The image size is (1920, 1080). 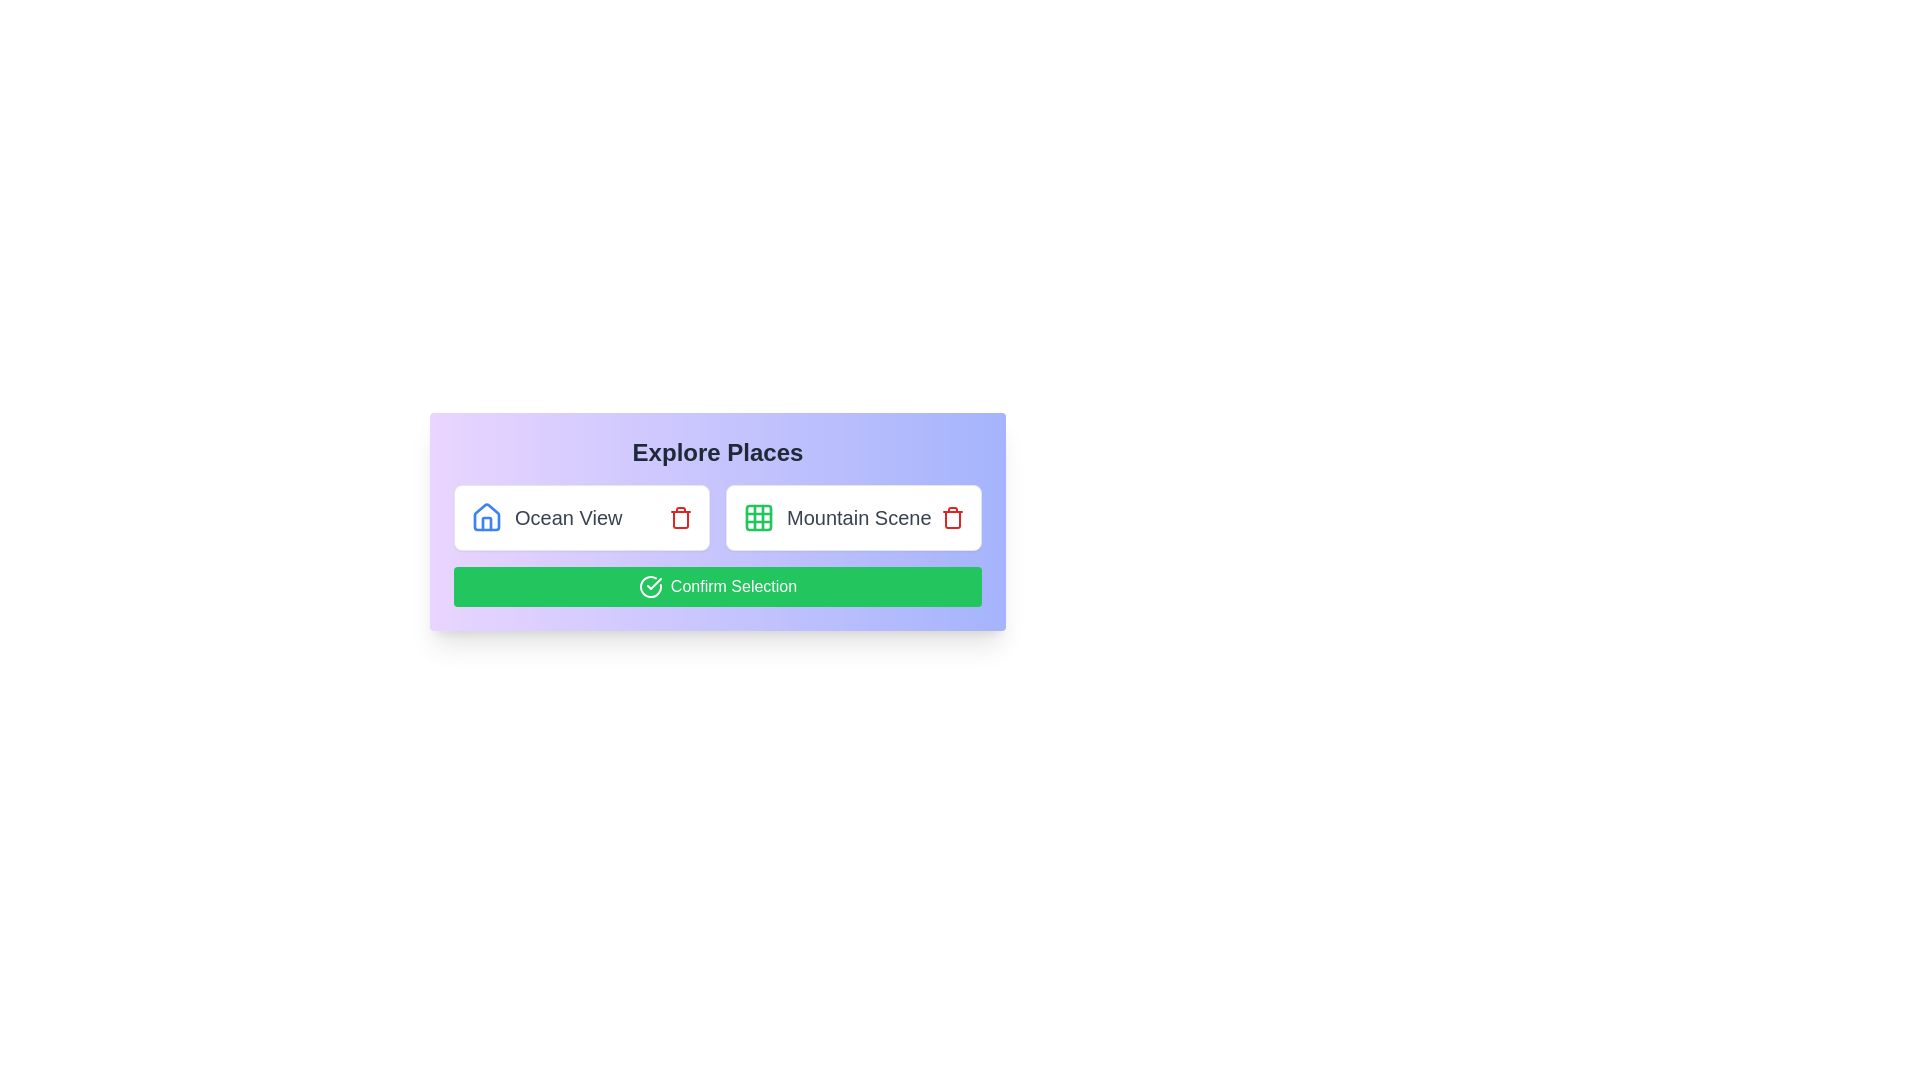 I want to click on the decorative confirmation icon located inside the confirm button, which is positioned slightly to the right of the button's center below the list of selectable items, so click(x=654, y=583).